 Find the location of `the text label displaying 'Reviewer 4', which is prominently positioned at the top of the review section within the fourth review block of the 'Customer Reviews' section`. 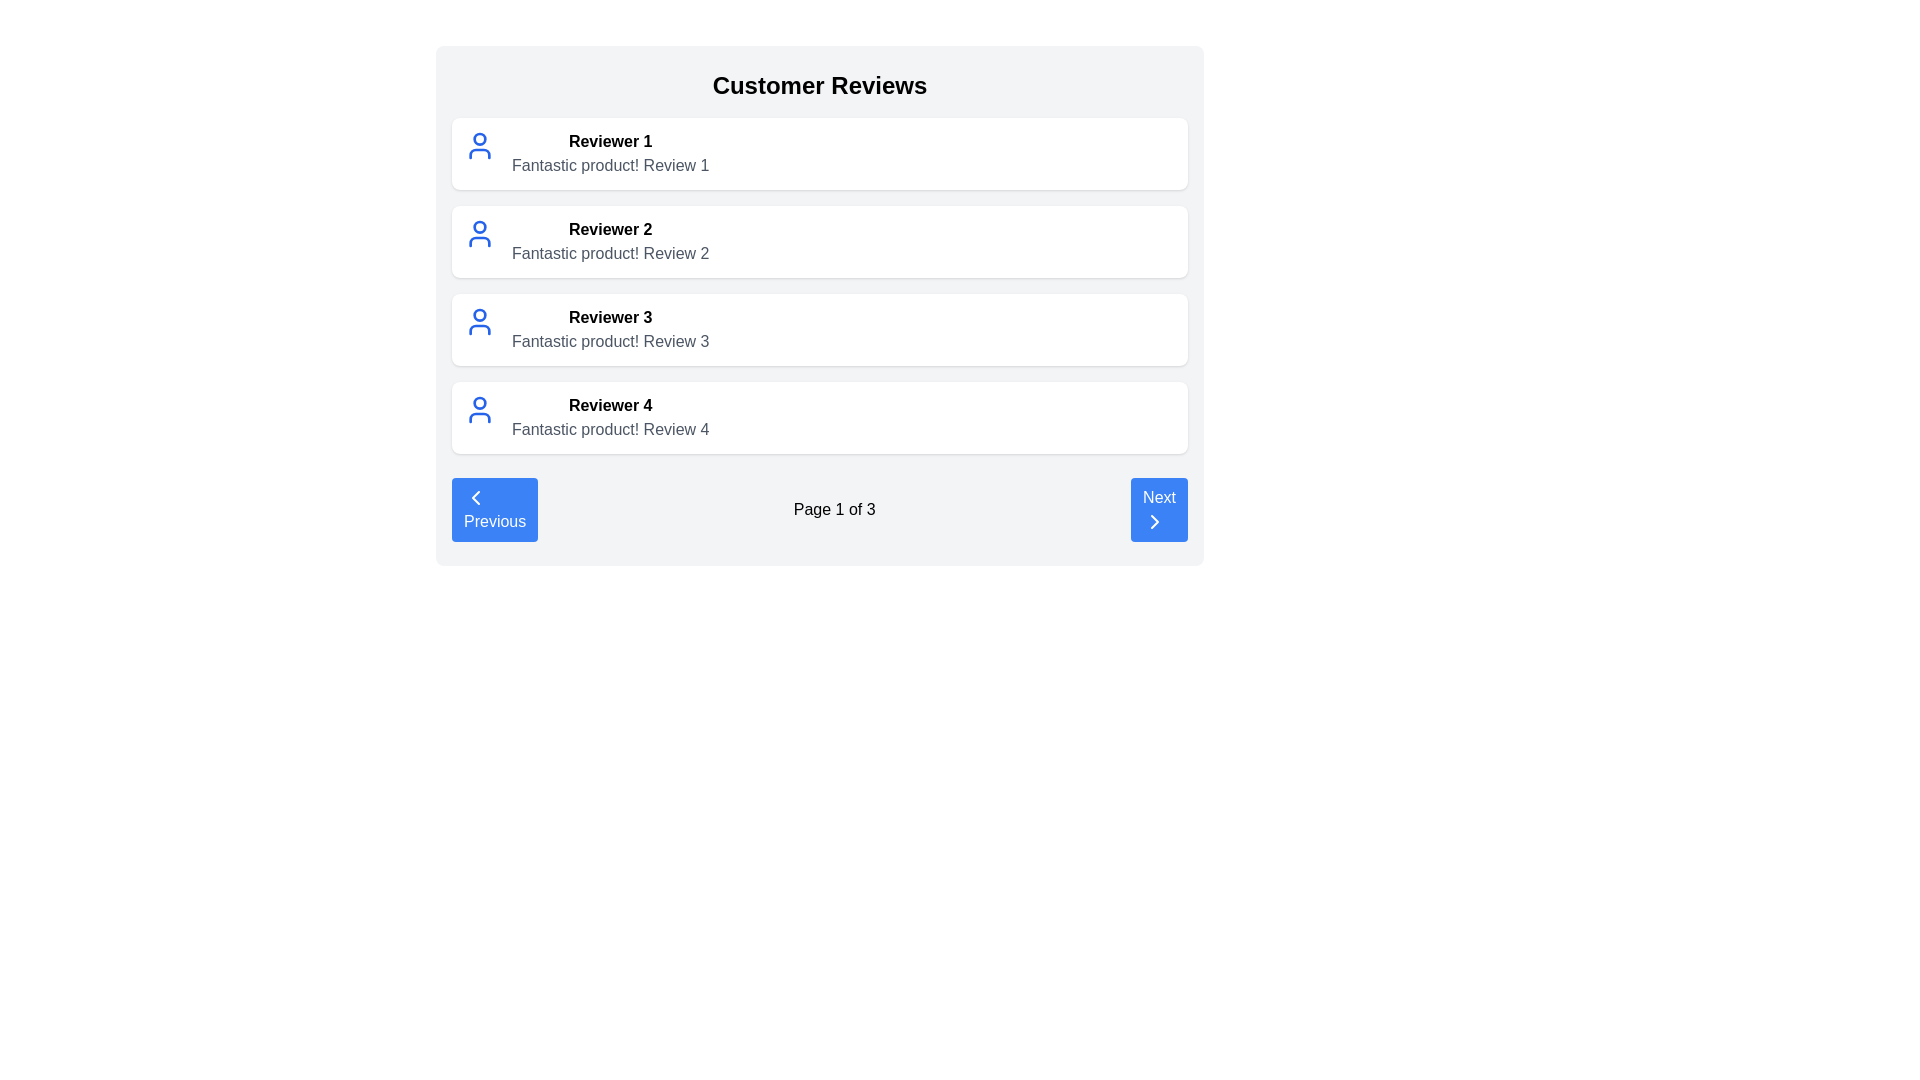

the text label displaying 'Reviewer 4', which is prominently positioned at the top of the review section within the fourth review block of the 'Customer Reviews' section is located at coordinates (609, 405).